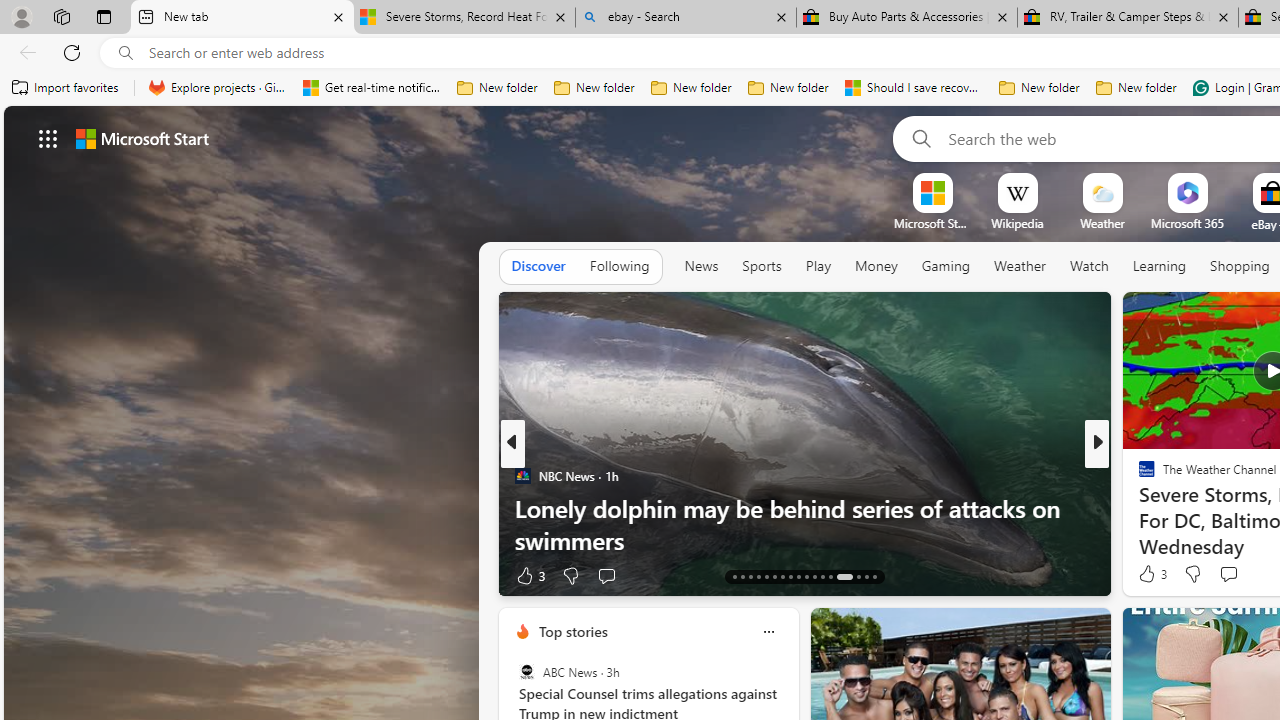 Image resolution: width=1280 pixels, height=720 pixels. I want to click on 'Weather', so click(1020, 266).